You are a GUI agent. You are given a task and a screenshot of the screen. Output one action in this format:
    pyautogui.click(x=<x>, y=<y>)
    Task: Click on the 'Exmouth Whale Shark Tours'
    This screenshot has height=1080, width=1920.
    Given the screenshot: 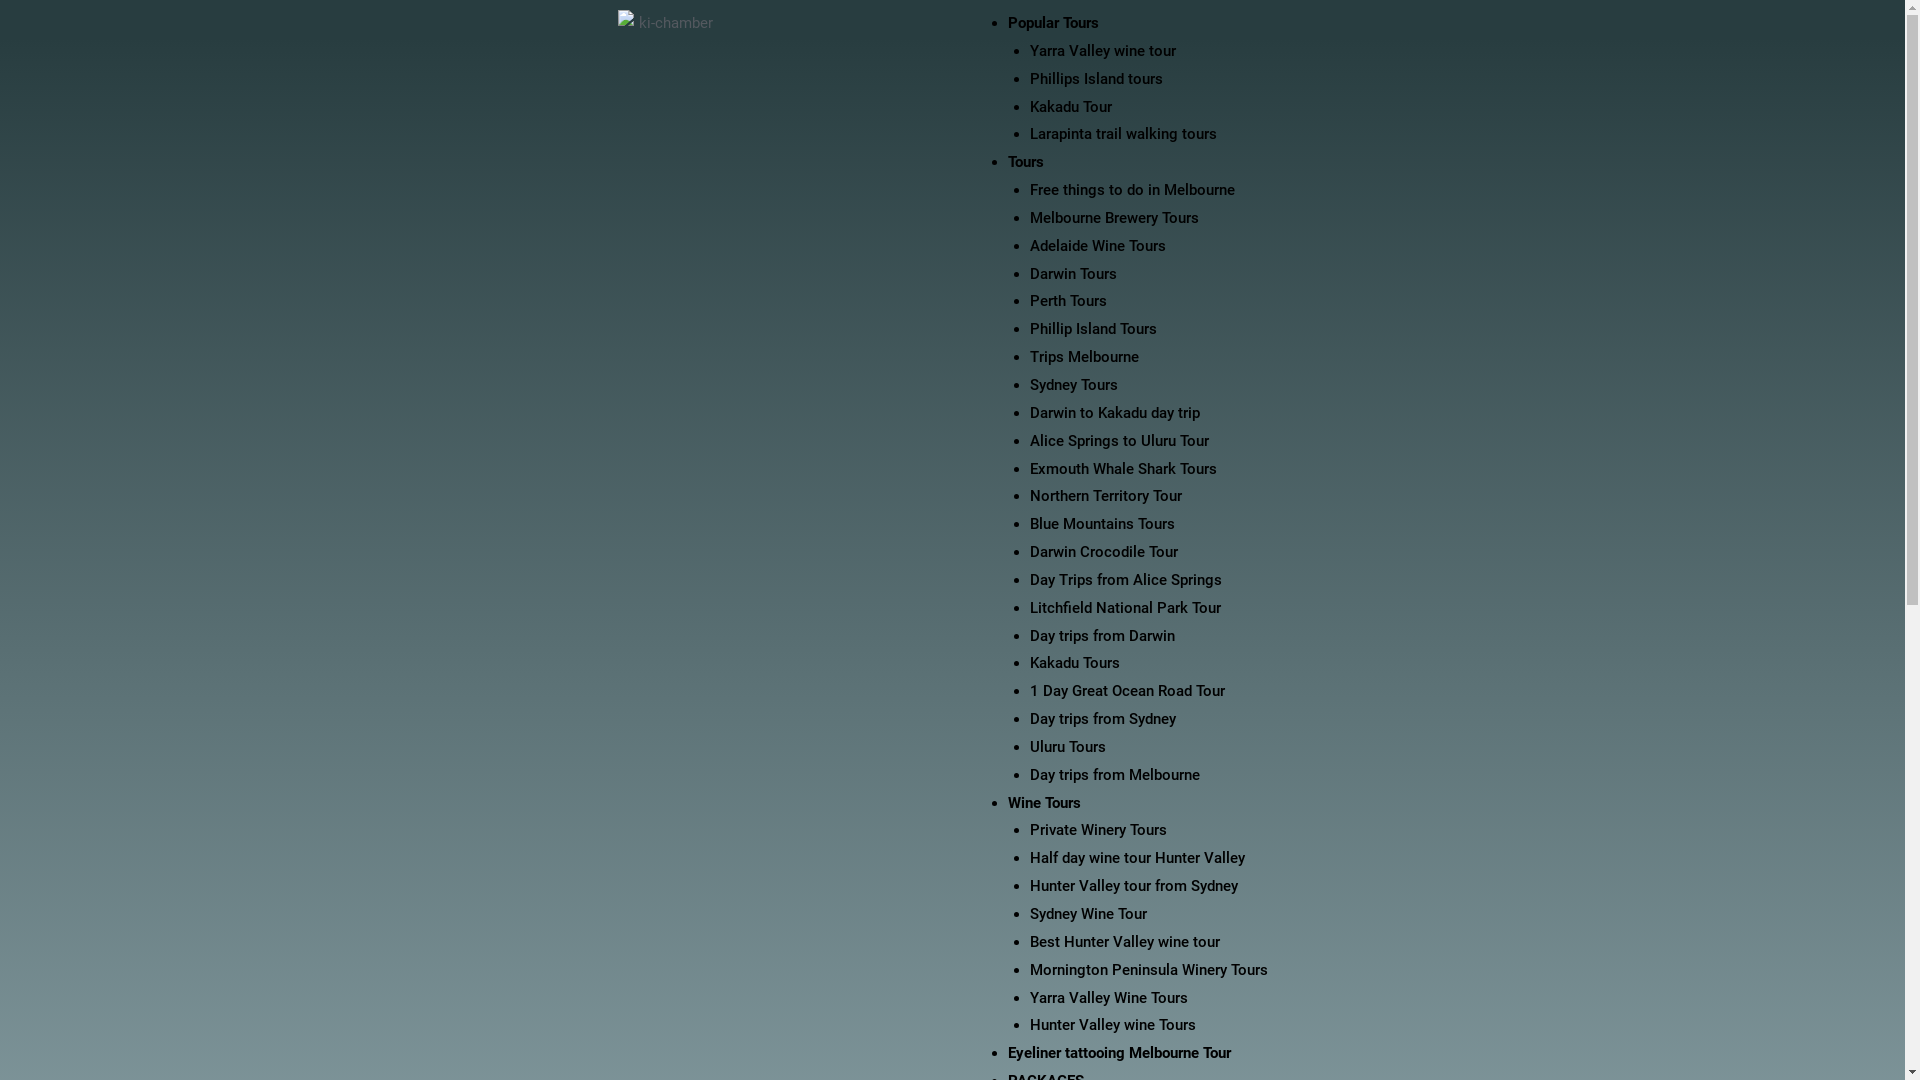 What is the action you would take?
    pyautogui.click(x=1030, y=469)
    